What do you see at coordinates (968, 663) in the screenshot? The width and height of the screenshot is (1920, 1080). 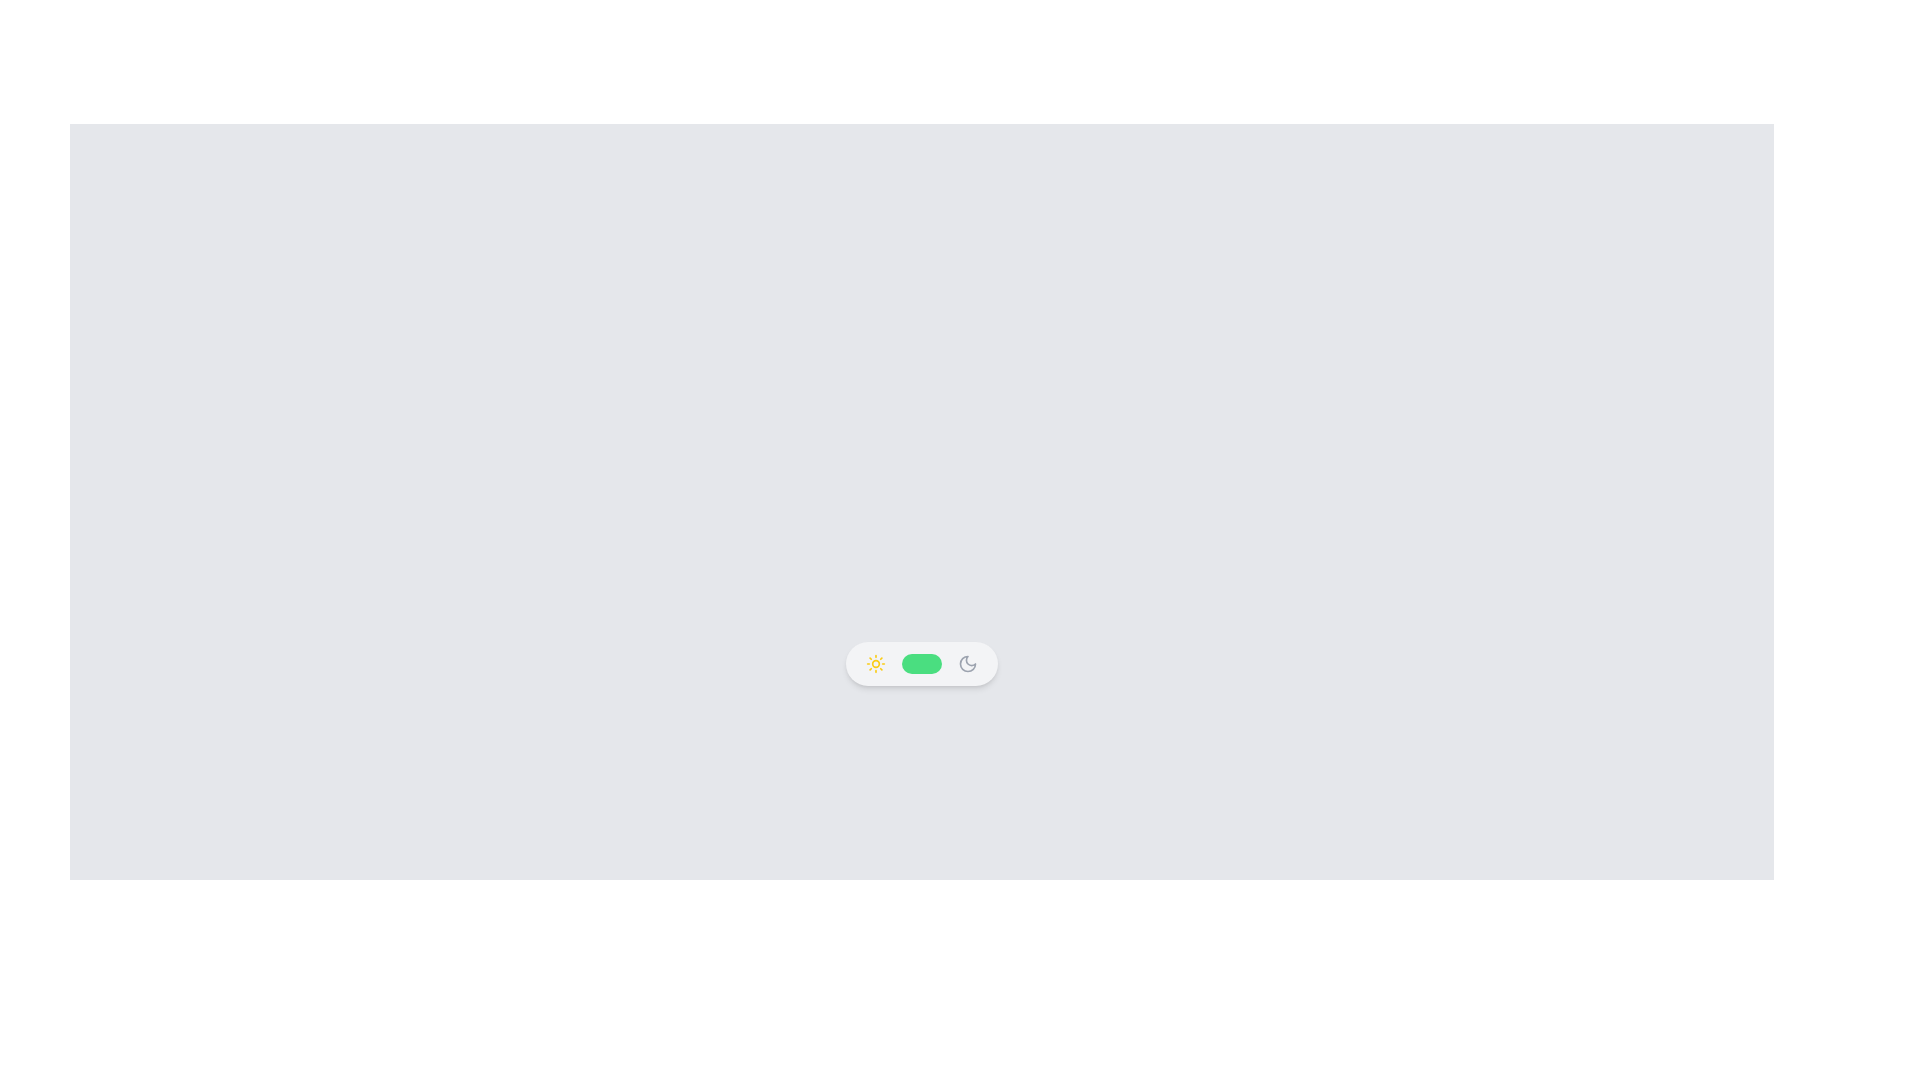 I see `the crescent moon graphic icon, which is a gray hollow design associated with dark mode toggles, located in the left segment of the toggle-like control at the bottom center of the interface` at bounding box center [968, 663].